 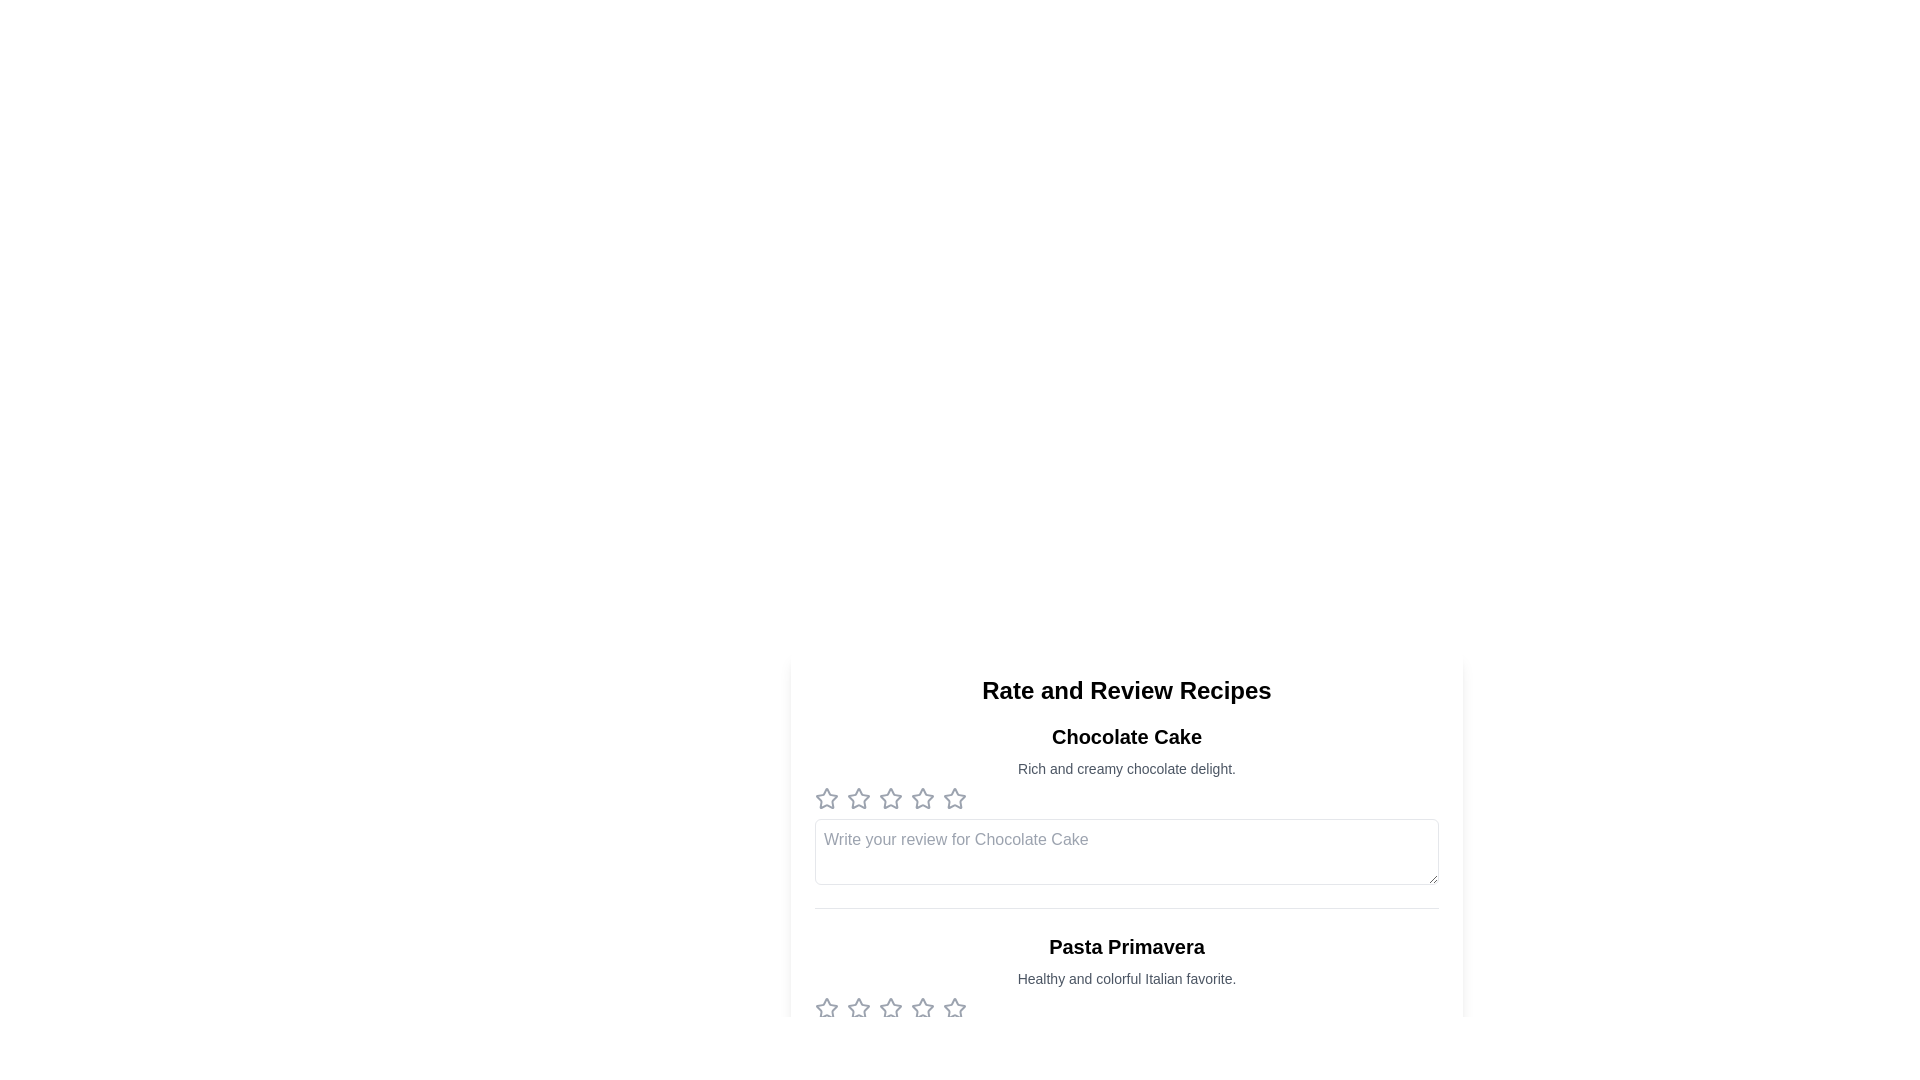 What do you see at coordinates (921, 1008) in the screenshot?
I see `the fourth star icon in the second row of the rating interface for the 'Pasta Primavera' recipe` at bounding box center [921, 1008].